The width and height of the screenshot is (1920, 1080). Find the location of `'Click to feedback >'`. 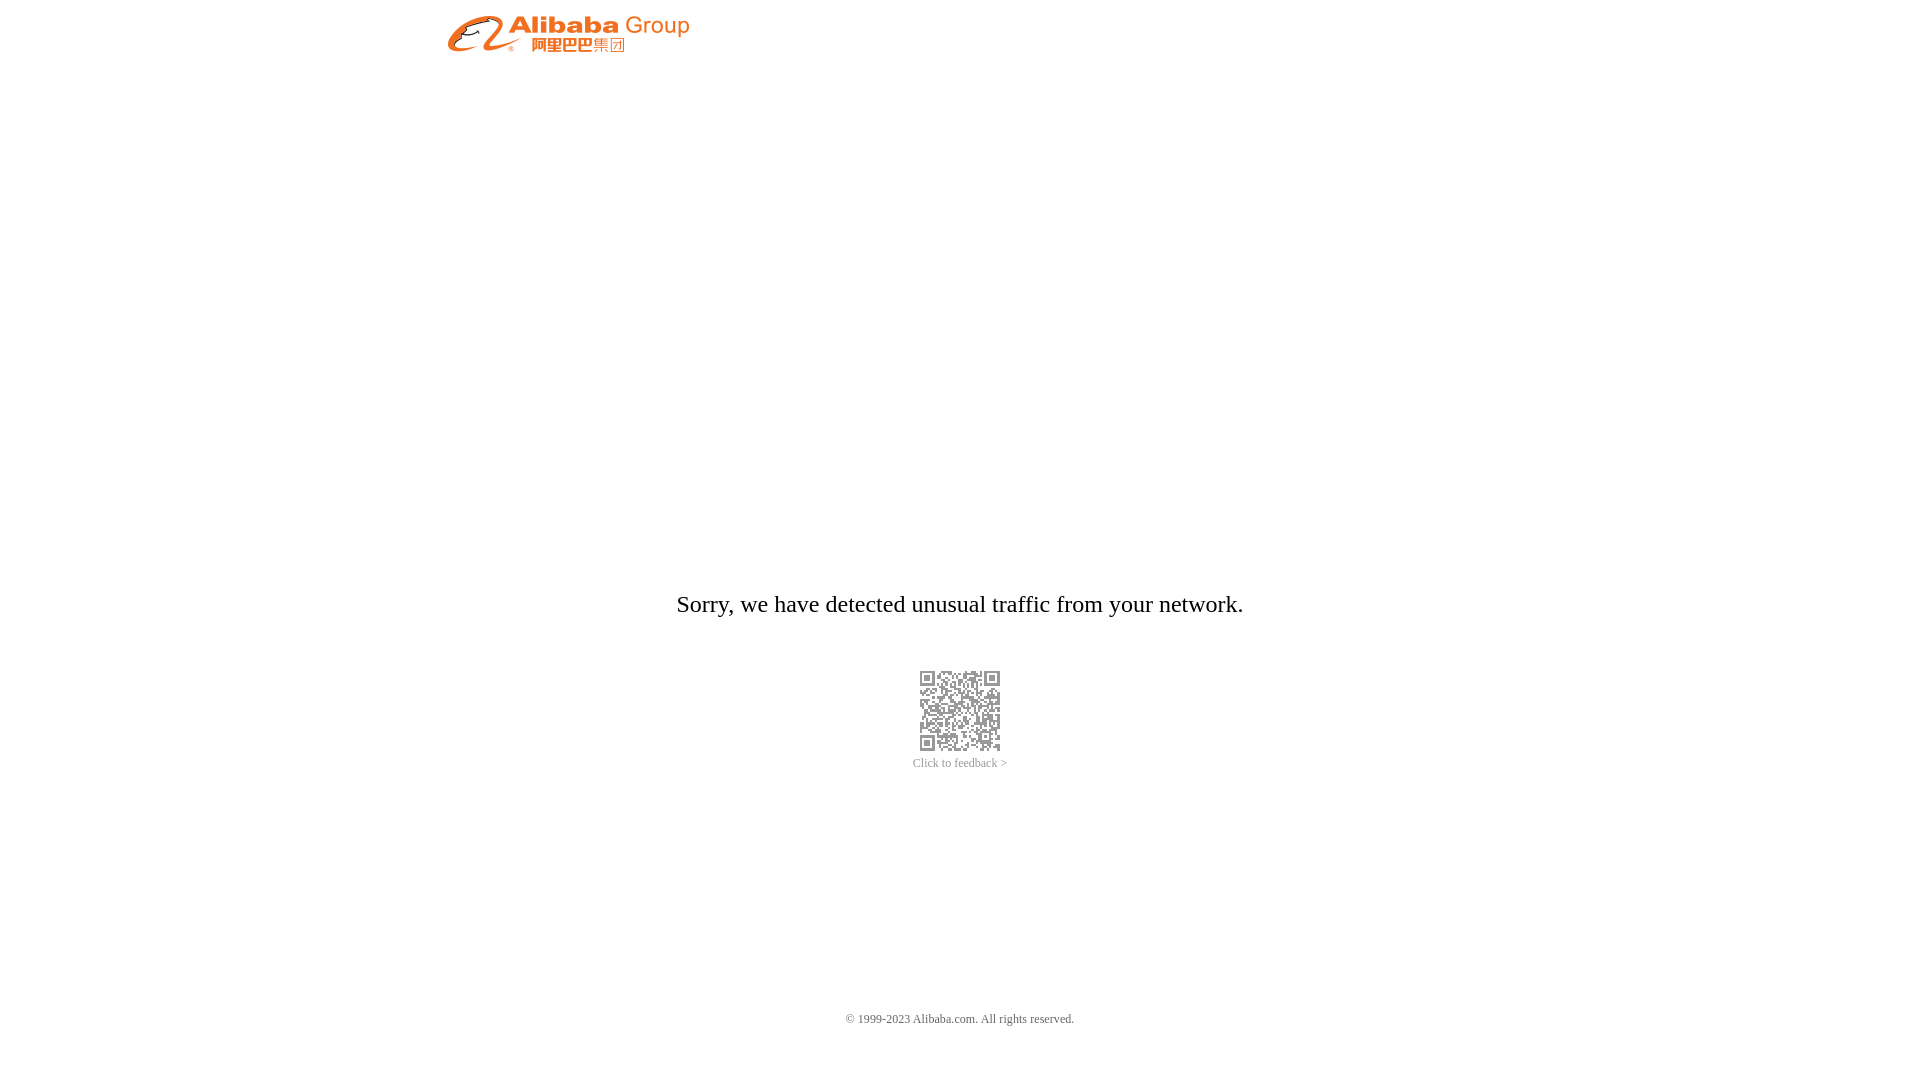

'Click to feedback >' is located at coordinates (960, 763).